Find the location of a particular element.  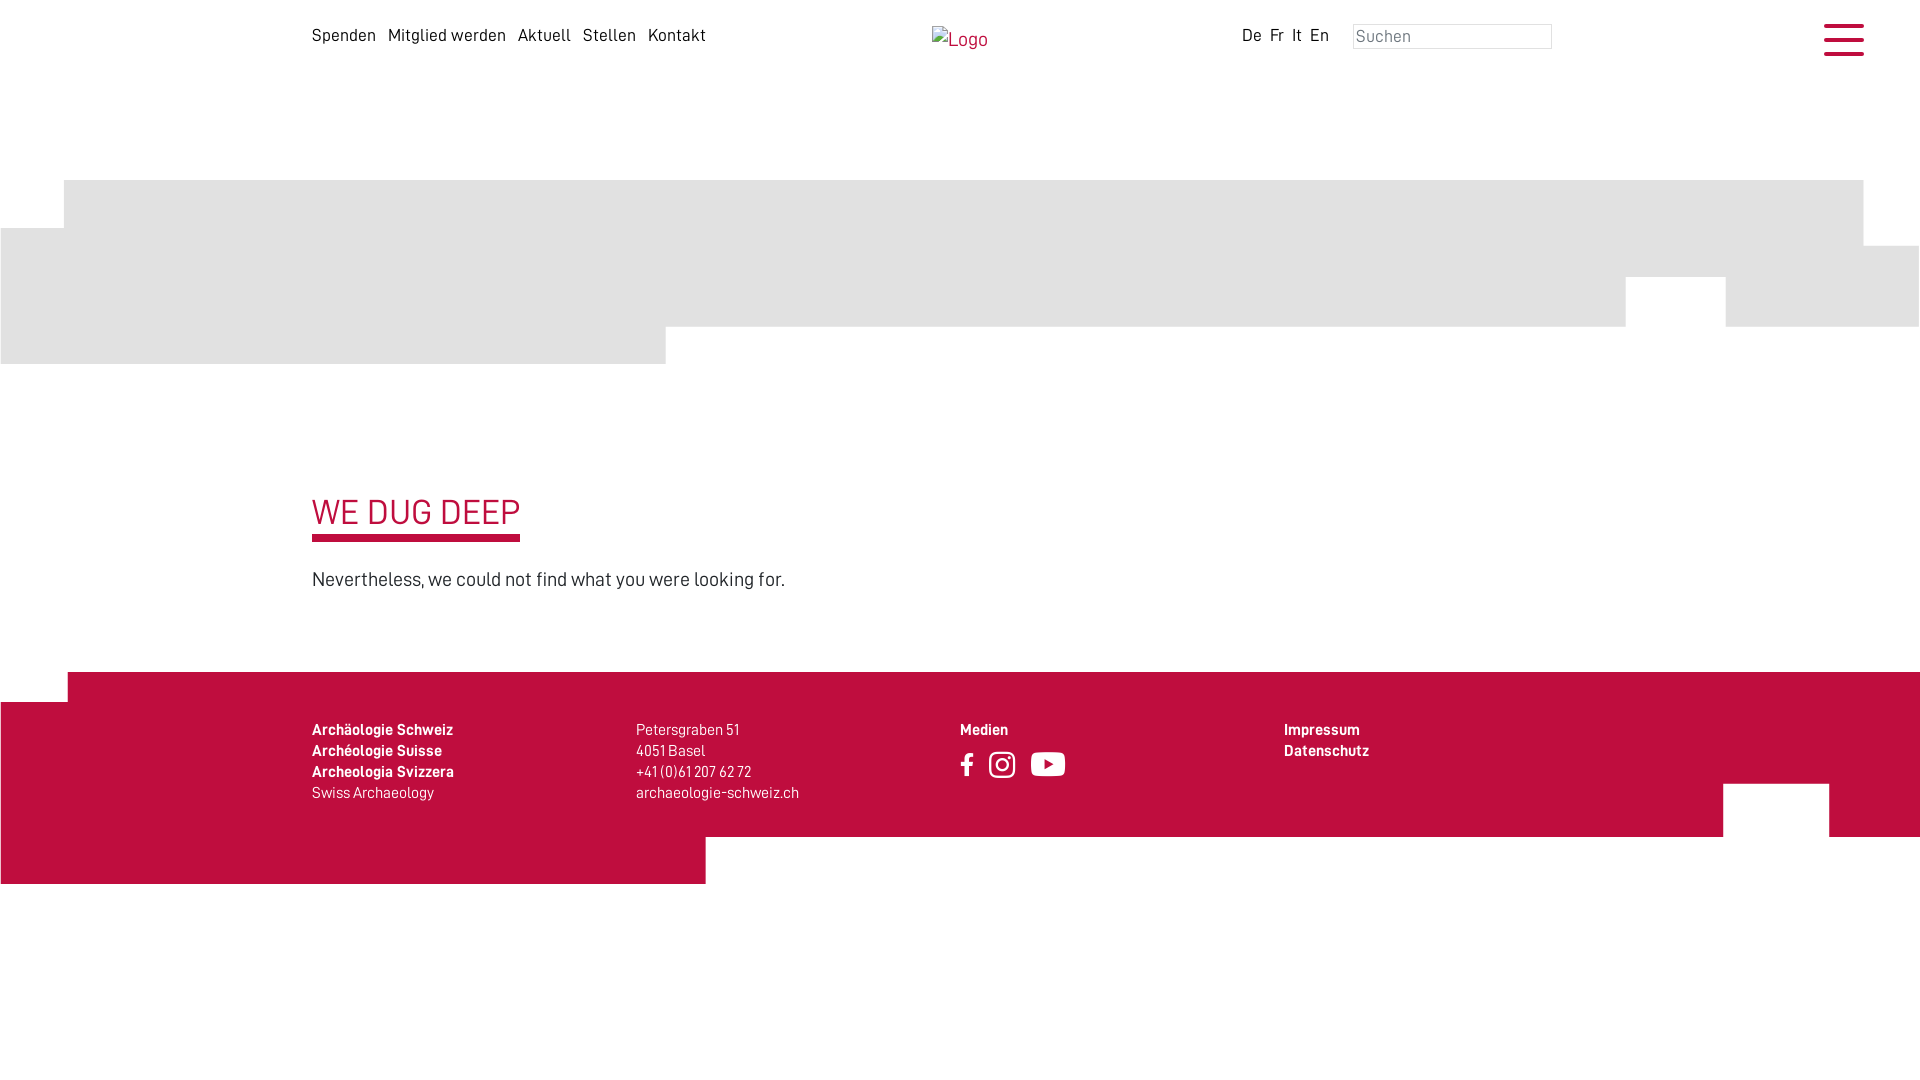

'En' is located at coordinates (1310, 34).